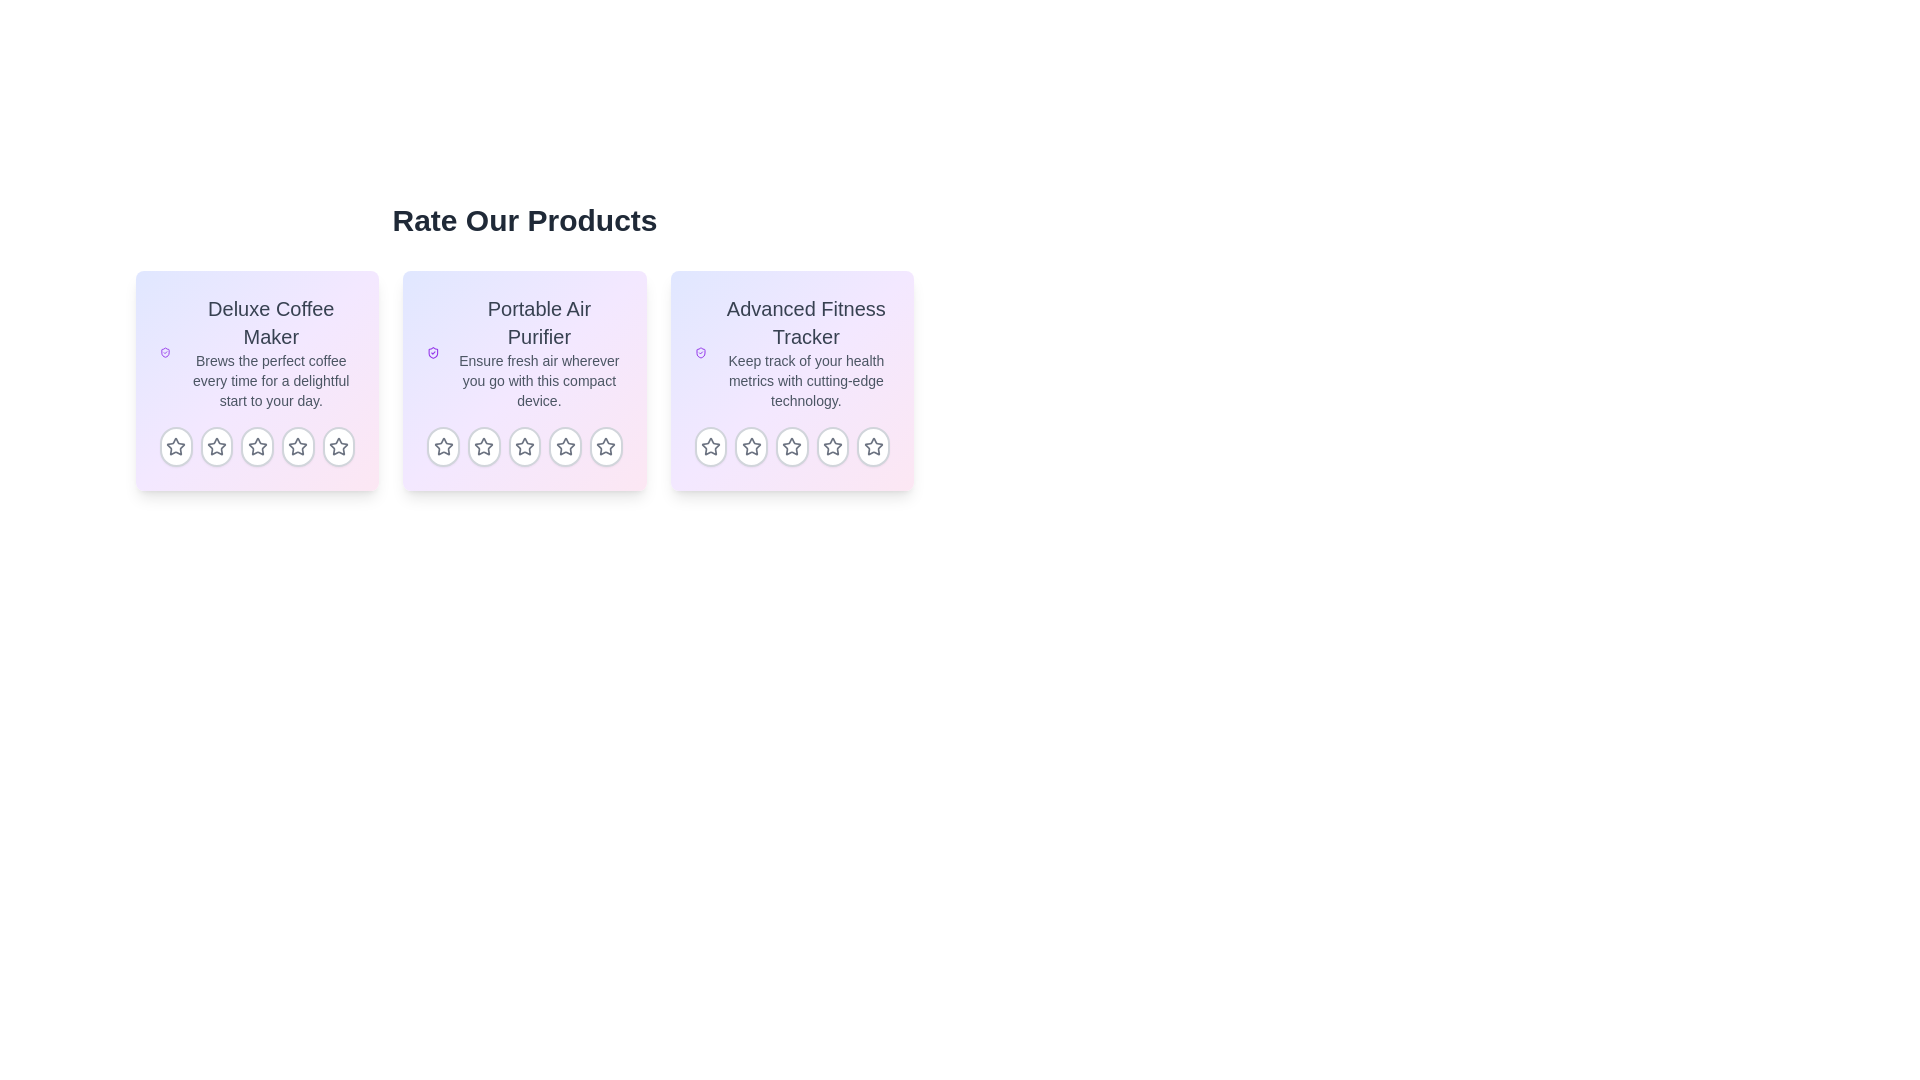 Image resolution: width=1920 pixels, height=1080 pixels. What do you see at coordinates (791, 446) in the screenshot?
I see `the third star in the rating control of the 'Advanced Fitness Tracker' card` at bounding box center [791, 446].